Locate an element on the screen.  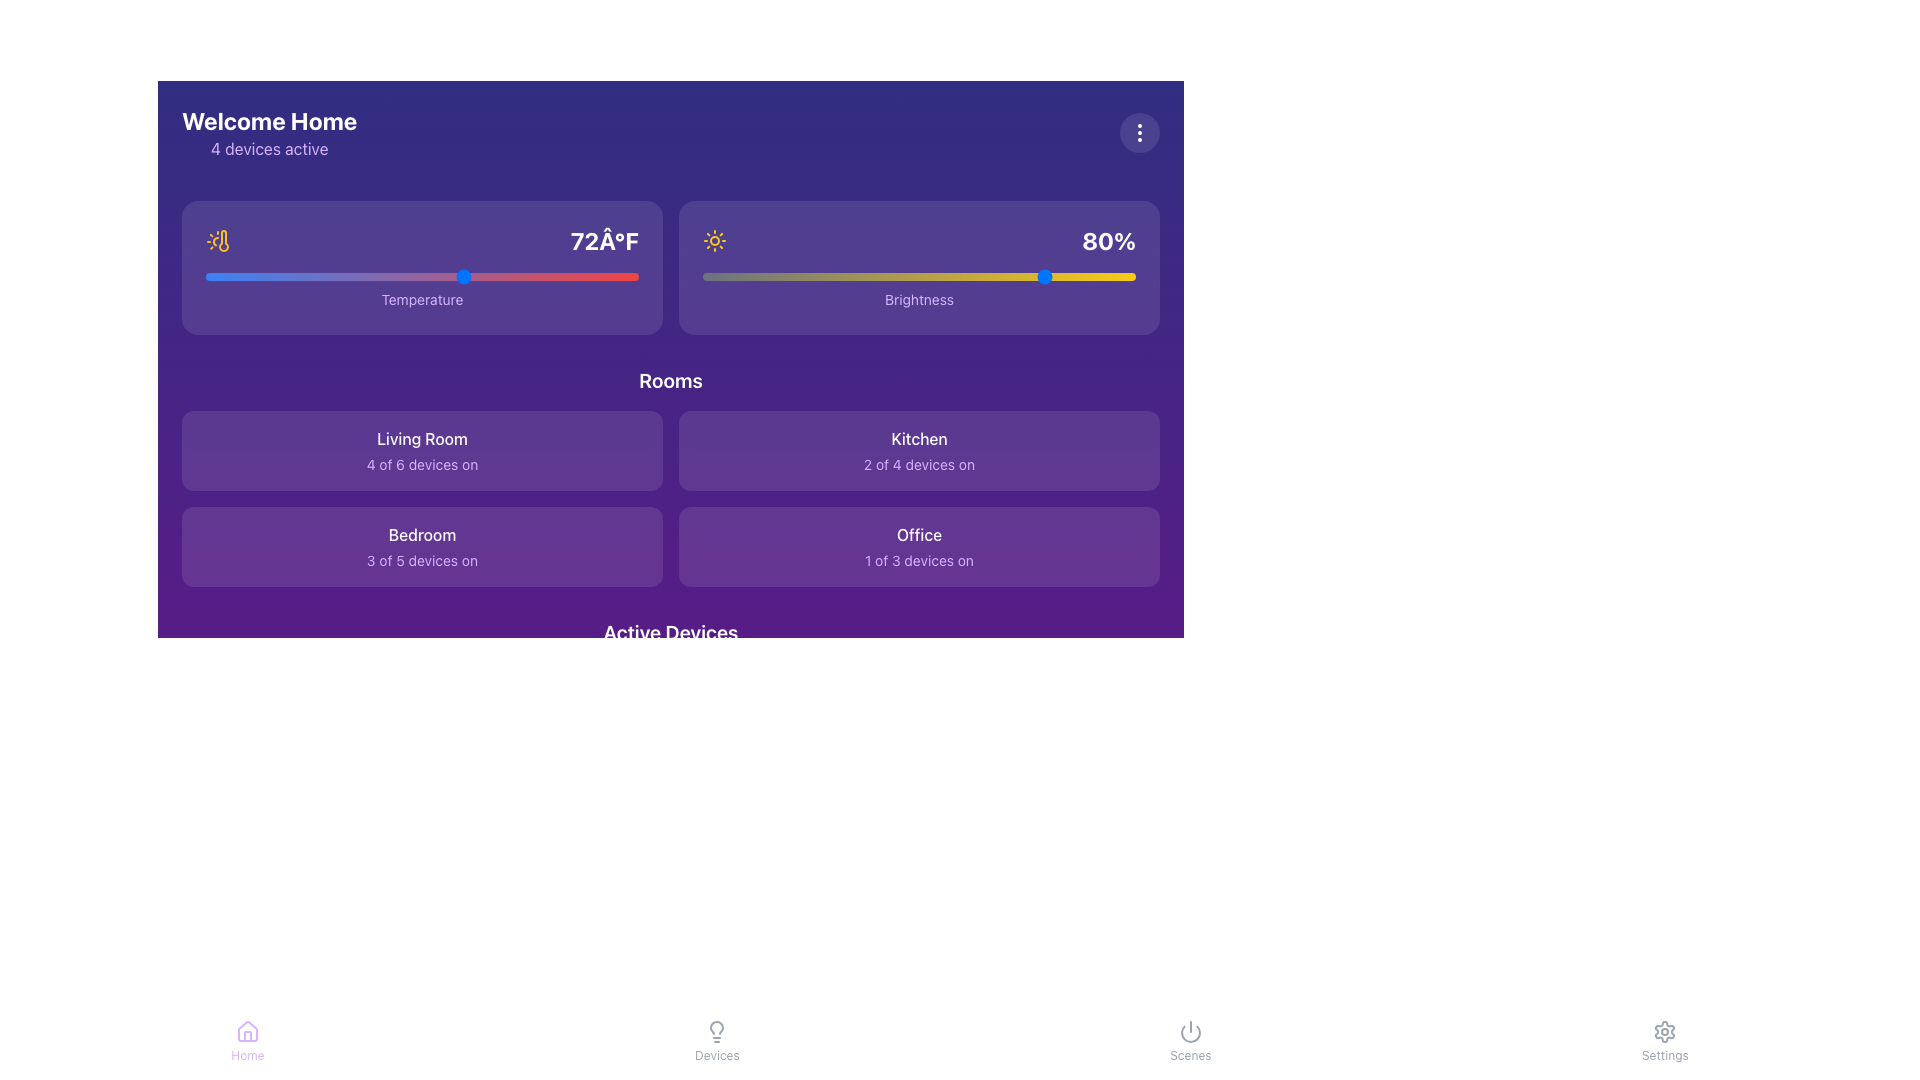
the 'Devices' button, which is the second button in the bottom navigation bar is located at coordinates (717, 1040).